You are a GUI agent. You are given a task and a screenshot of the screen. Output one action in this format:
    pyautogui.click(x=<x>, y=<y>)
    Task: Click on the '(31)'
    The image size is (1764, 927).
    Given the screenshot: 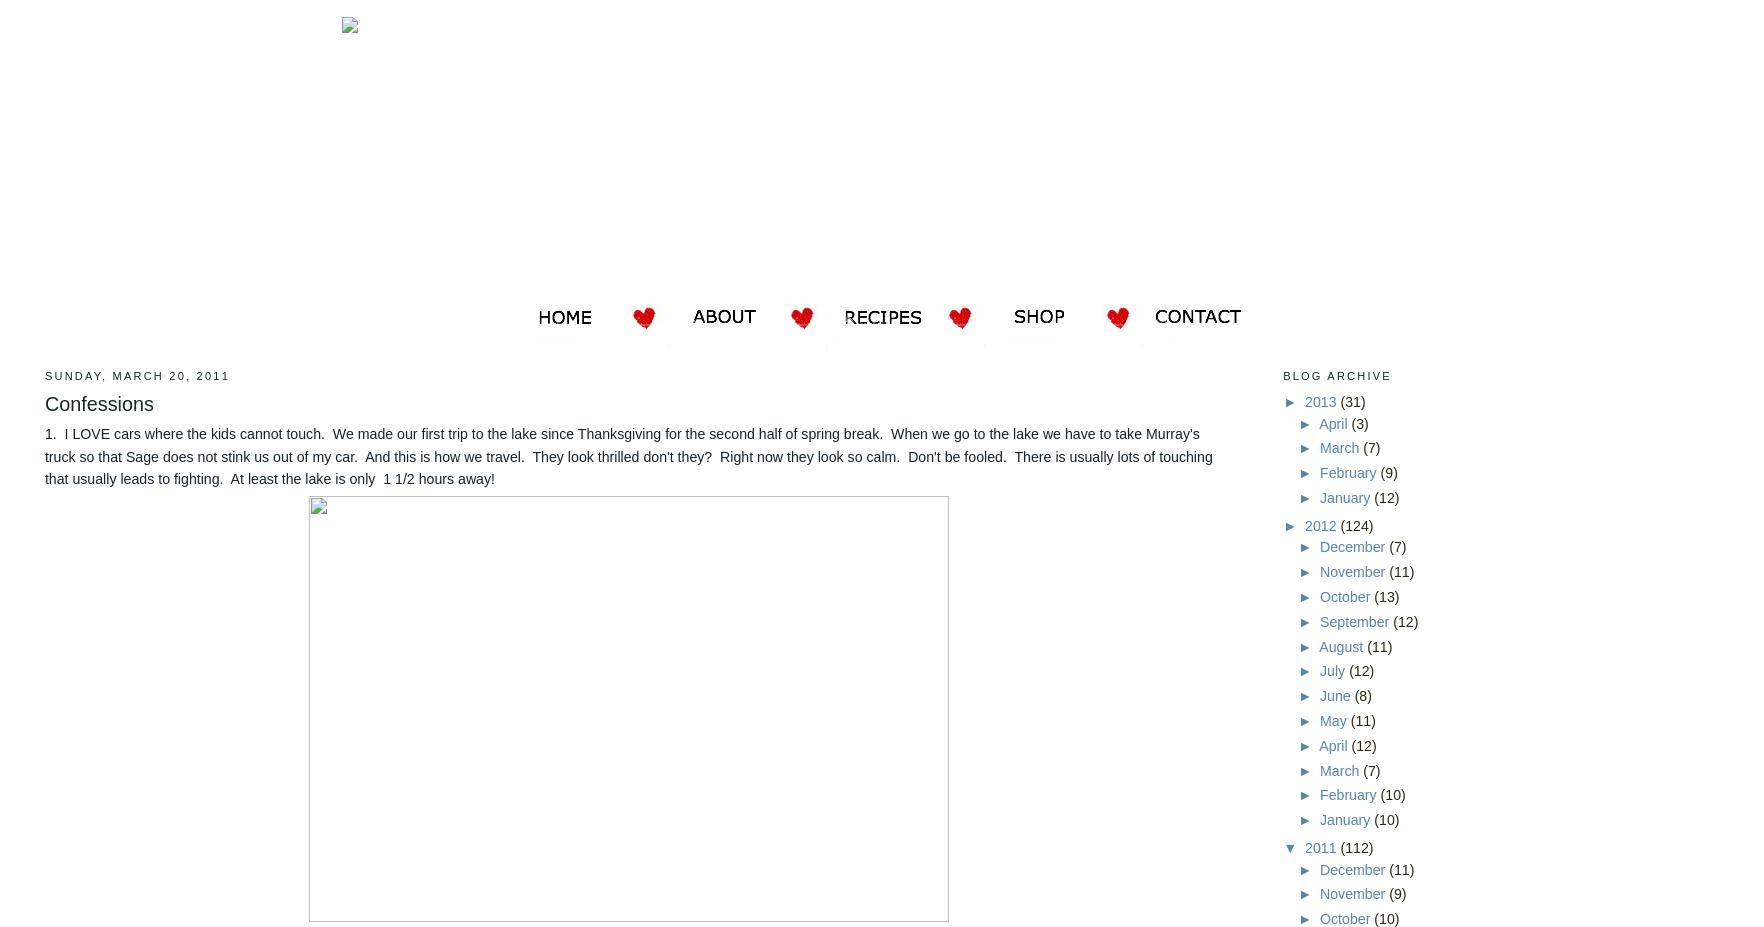 What is the action you would take?
    pyautogui.click(x=1352, y=401)
    